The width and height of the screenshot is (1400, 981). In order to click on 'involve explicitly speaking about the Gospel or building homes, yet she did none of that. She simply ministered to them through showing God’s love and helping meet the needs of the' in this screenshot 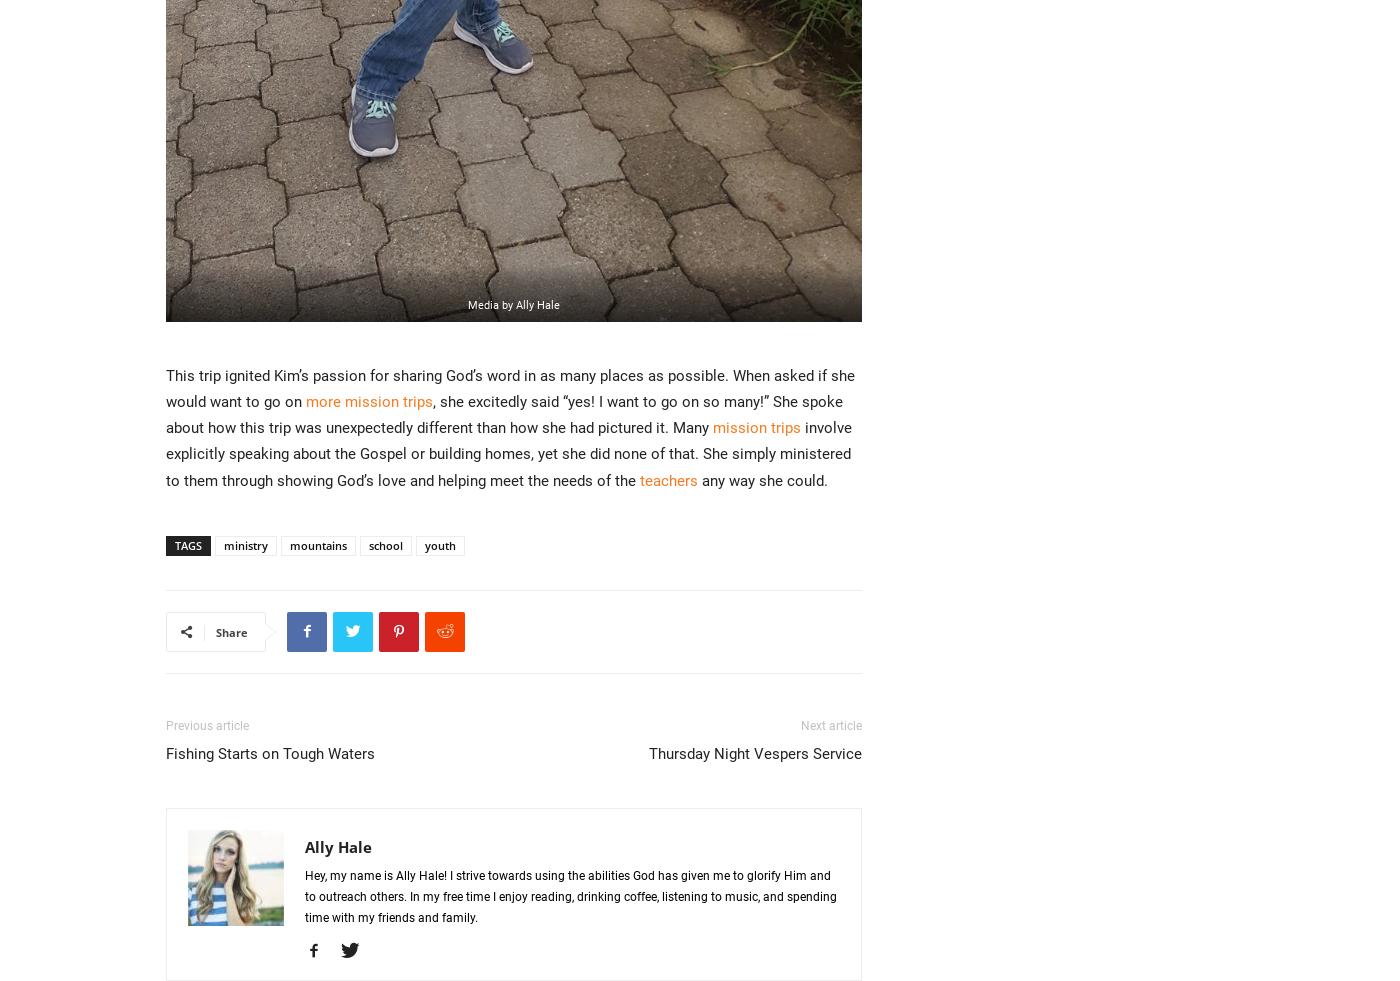, I will do `click(508, 453)`.